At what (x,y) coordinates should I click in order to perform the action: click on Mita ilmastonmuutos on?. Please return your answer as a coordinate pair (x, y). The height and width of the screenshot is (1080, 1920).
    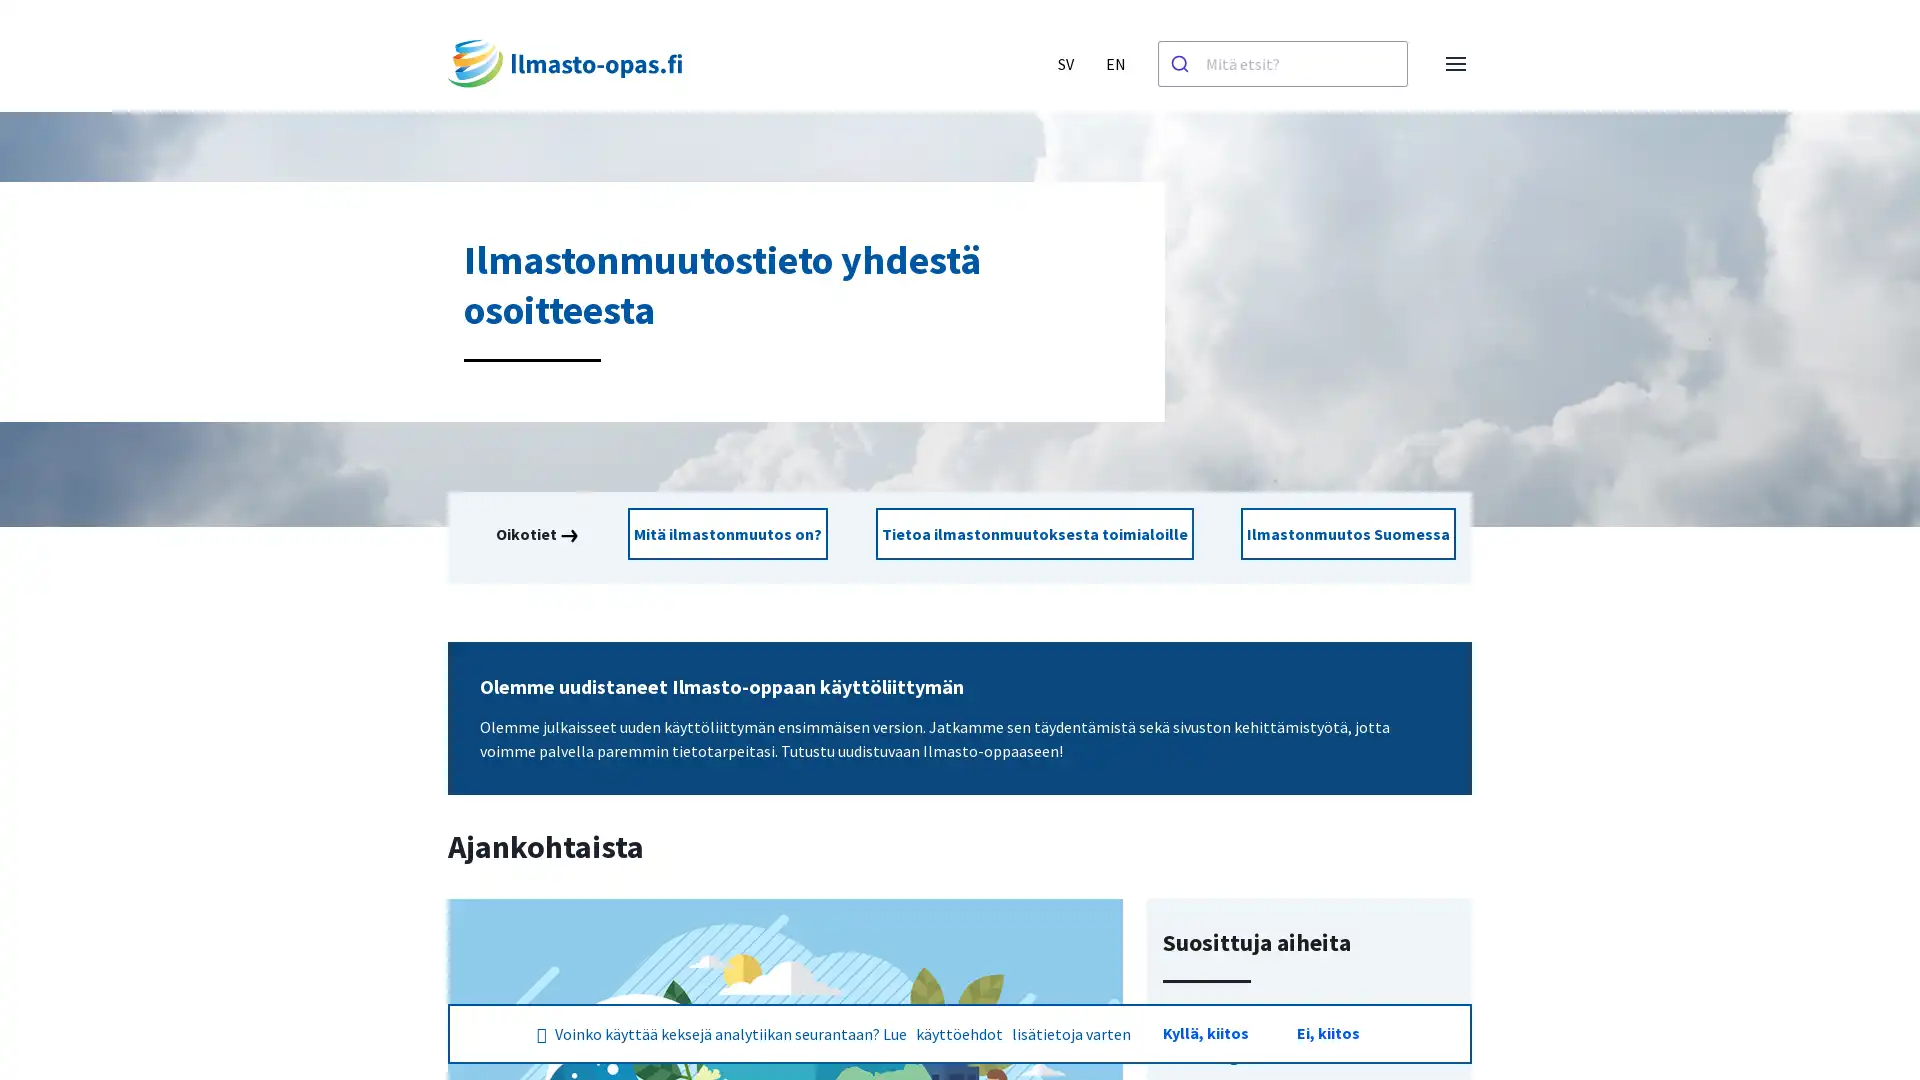
    Looking at the image, I should click on (737, 534).